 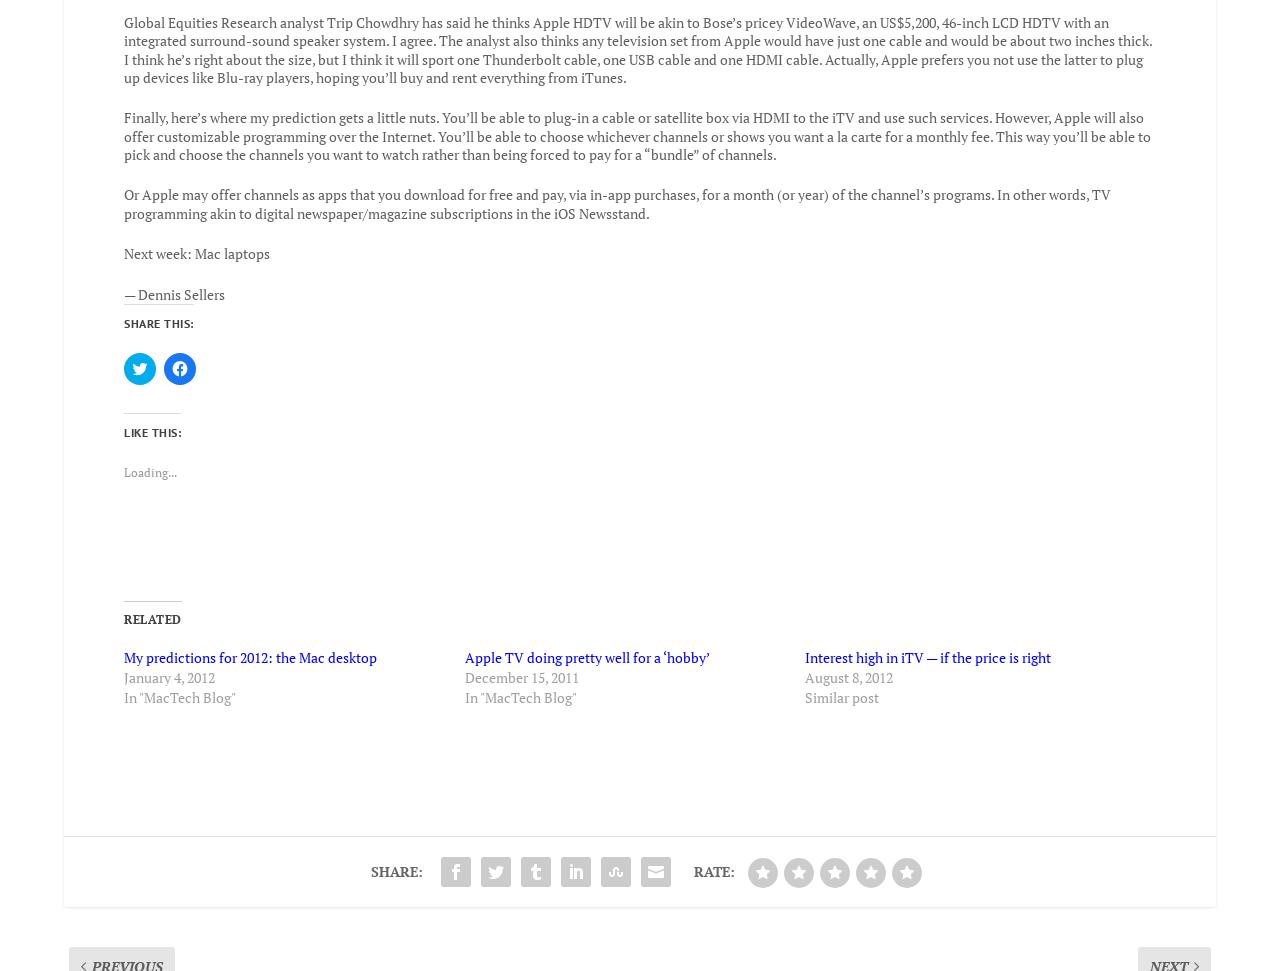 I want to click on 'Or Apple may offer channels as apps that you download for free and pay, via in-app purchases, for a month (or year) of the channel’s programs. In other words, TV programming akin to digital newspaper/magazine subscriptions in the iOS Newsstand.', so click(x=616, y=189).